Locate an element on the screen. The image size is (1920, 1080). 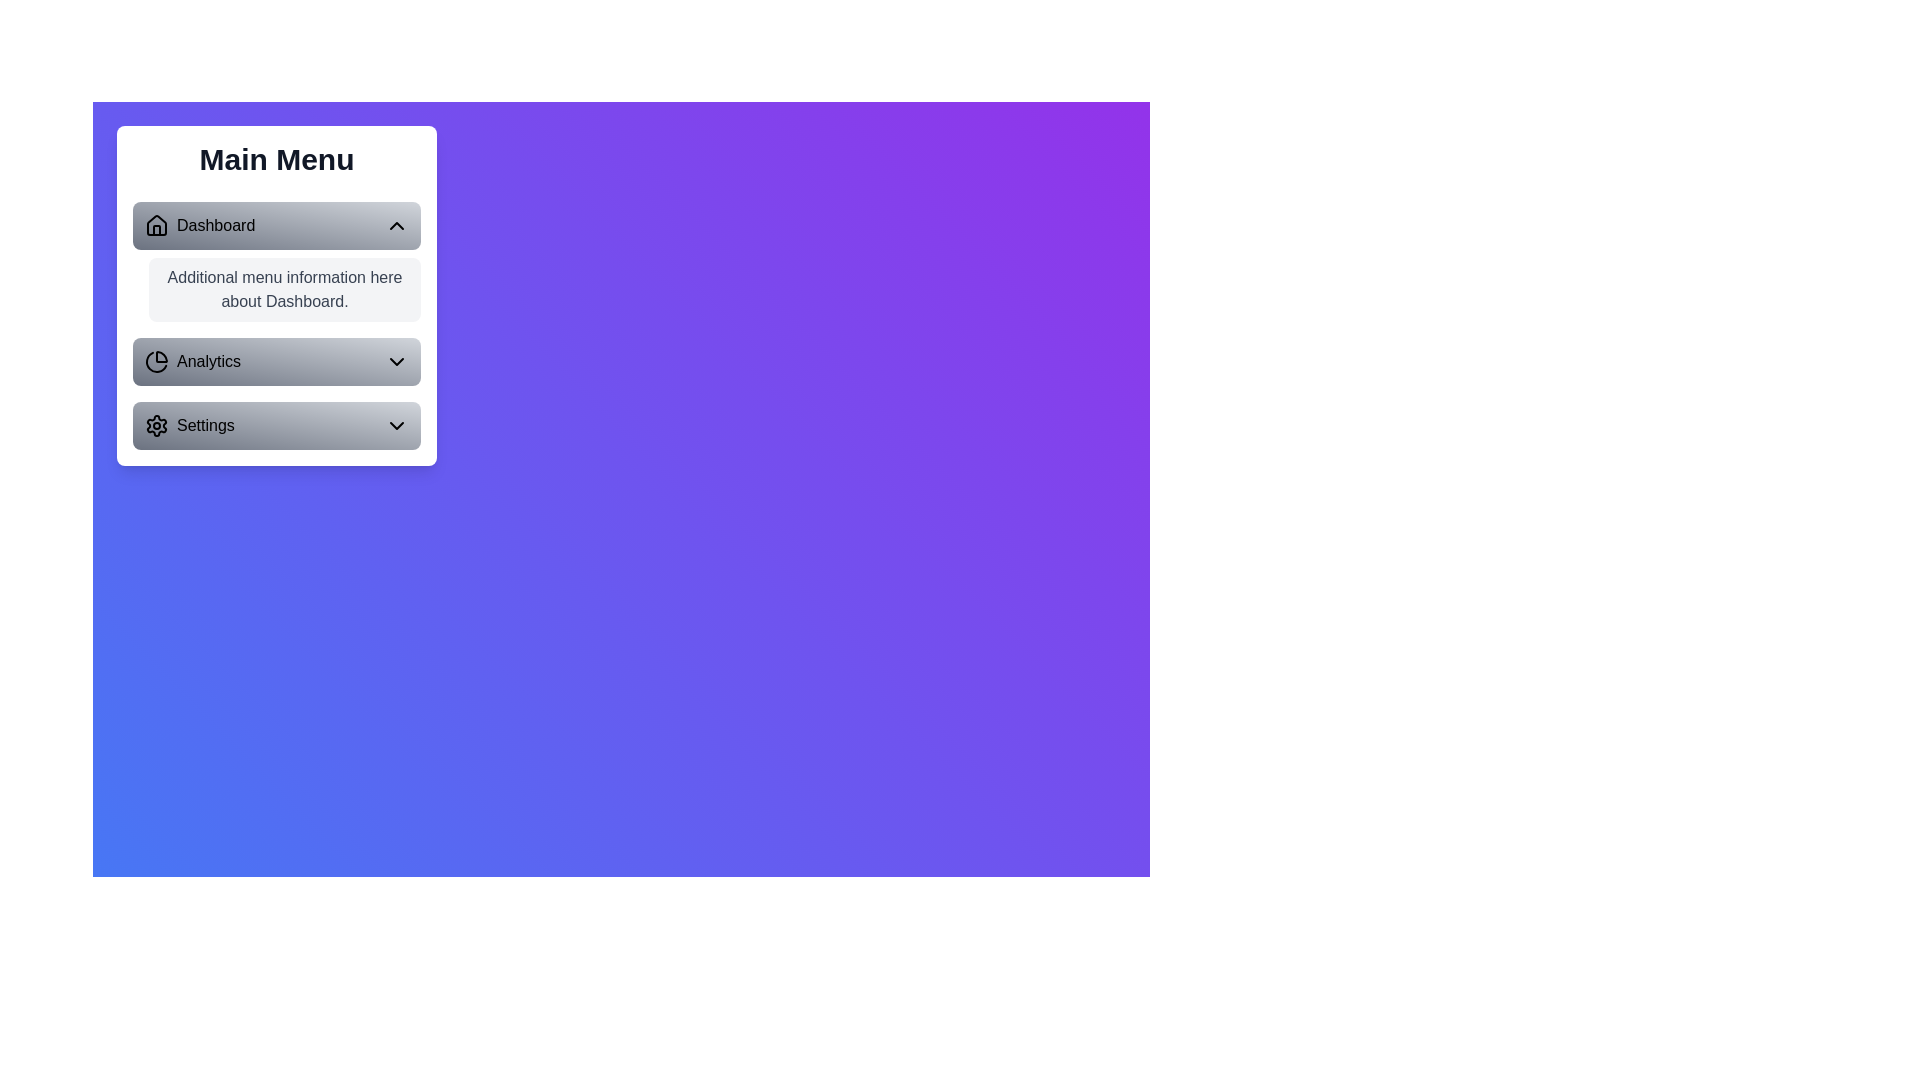
the first clickable menu item labeled 'Dashboard' which features a house icon and is located under the 'Main Menu' title is located at coordinates (200, 225).